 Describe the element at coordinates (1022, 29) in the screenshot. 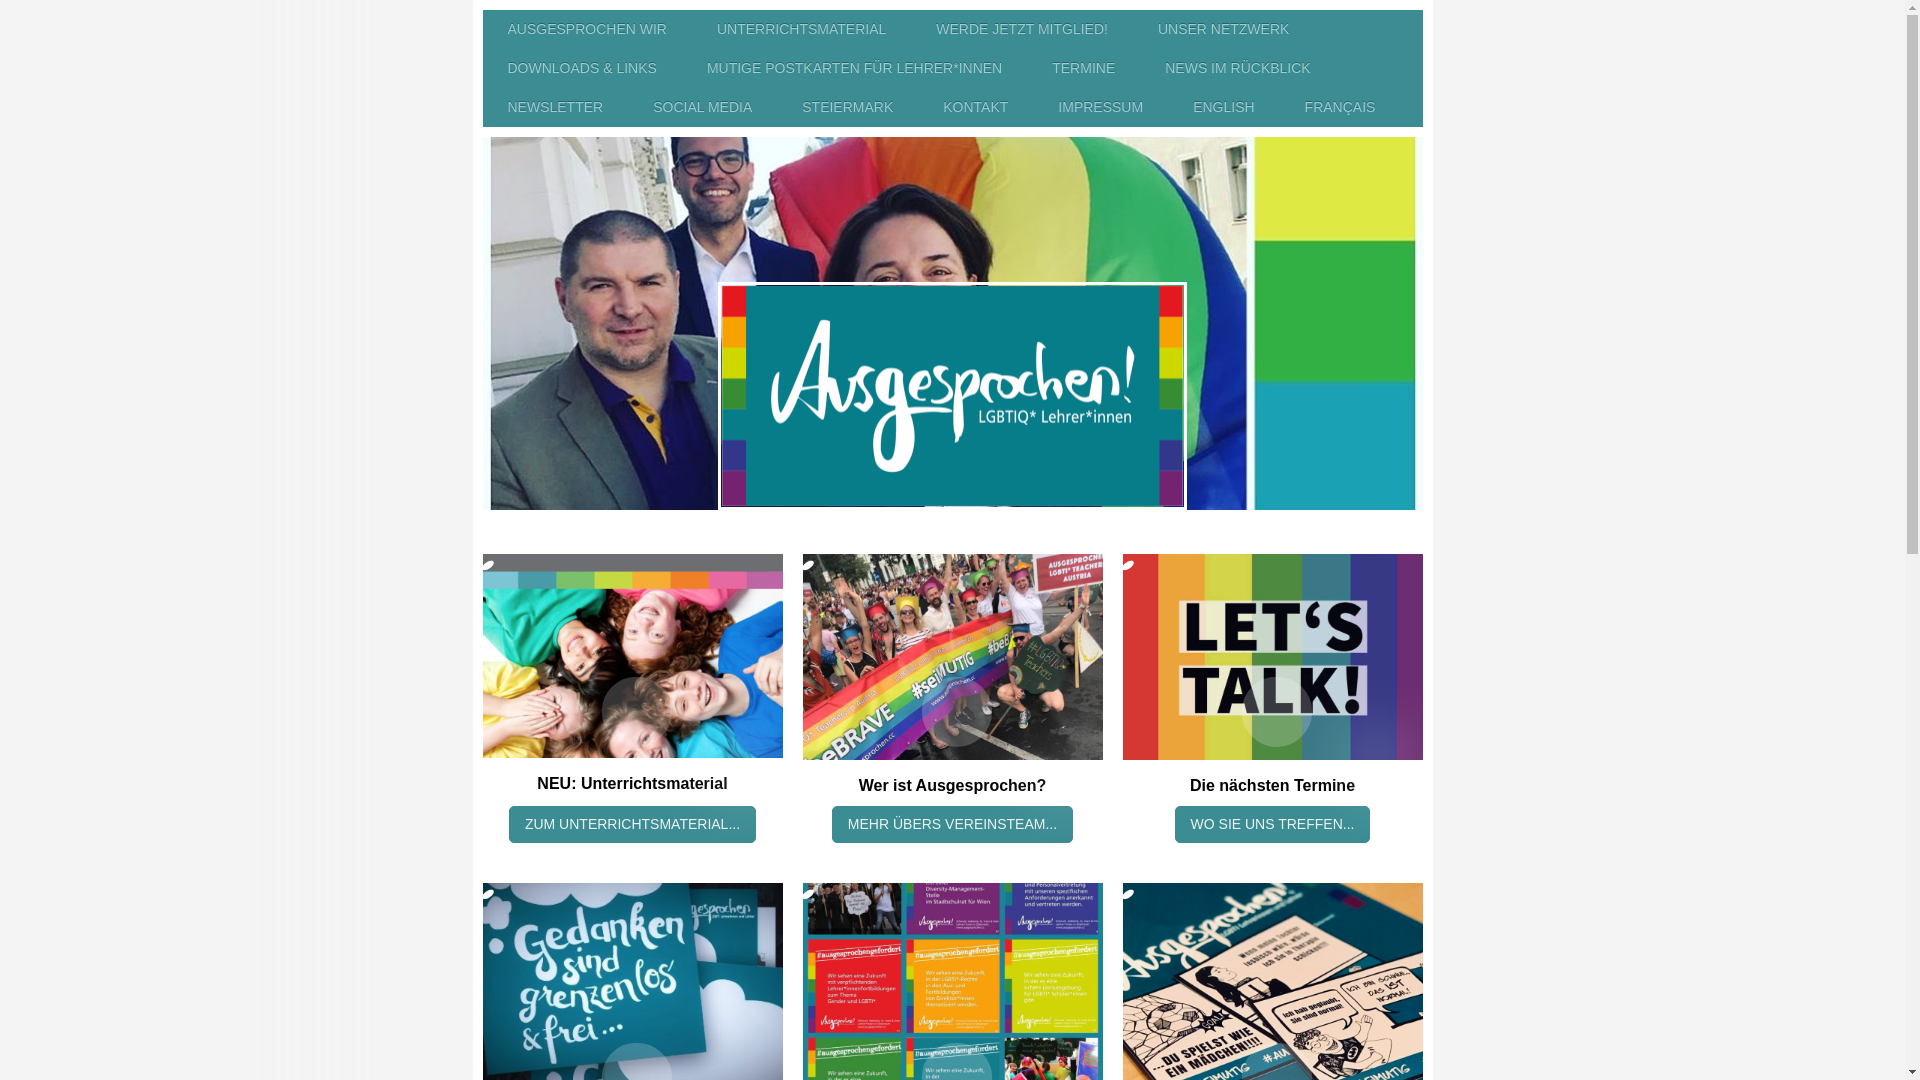

I see `'WERDE JETZT MITGLIED!'` at that location.